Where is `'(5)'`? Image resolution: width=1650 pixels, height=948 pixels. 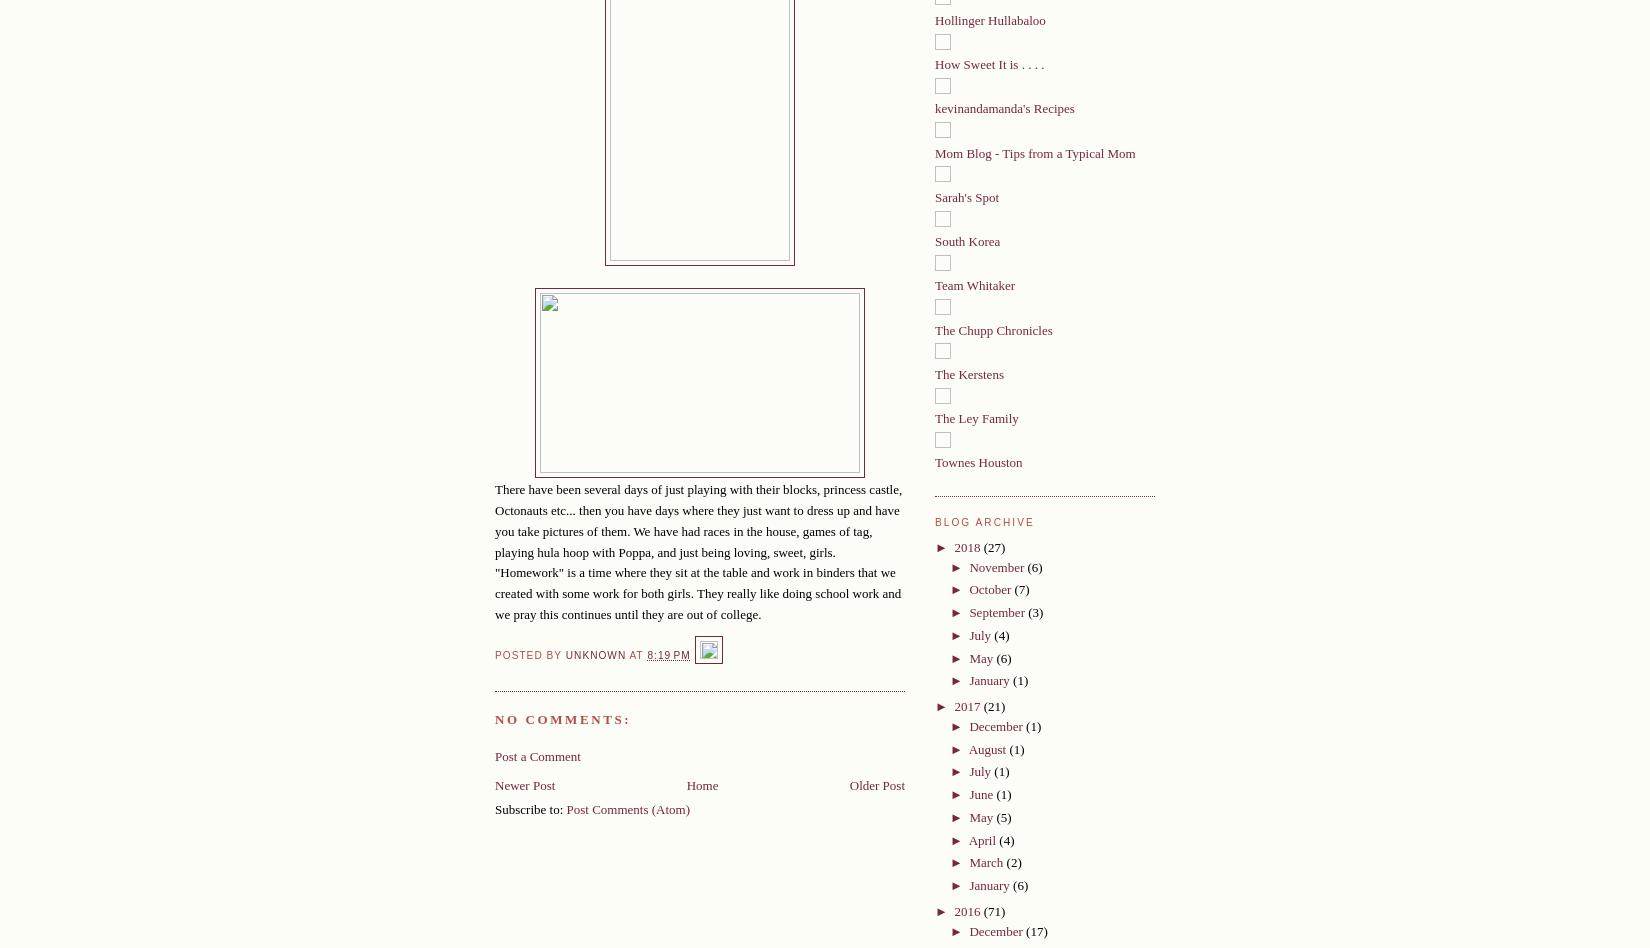 '(5)' is located at coordinates (1003, 816).